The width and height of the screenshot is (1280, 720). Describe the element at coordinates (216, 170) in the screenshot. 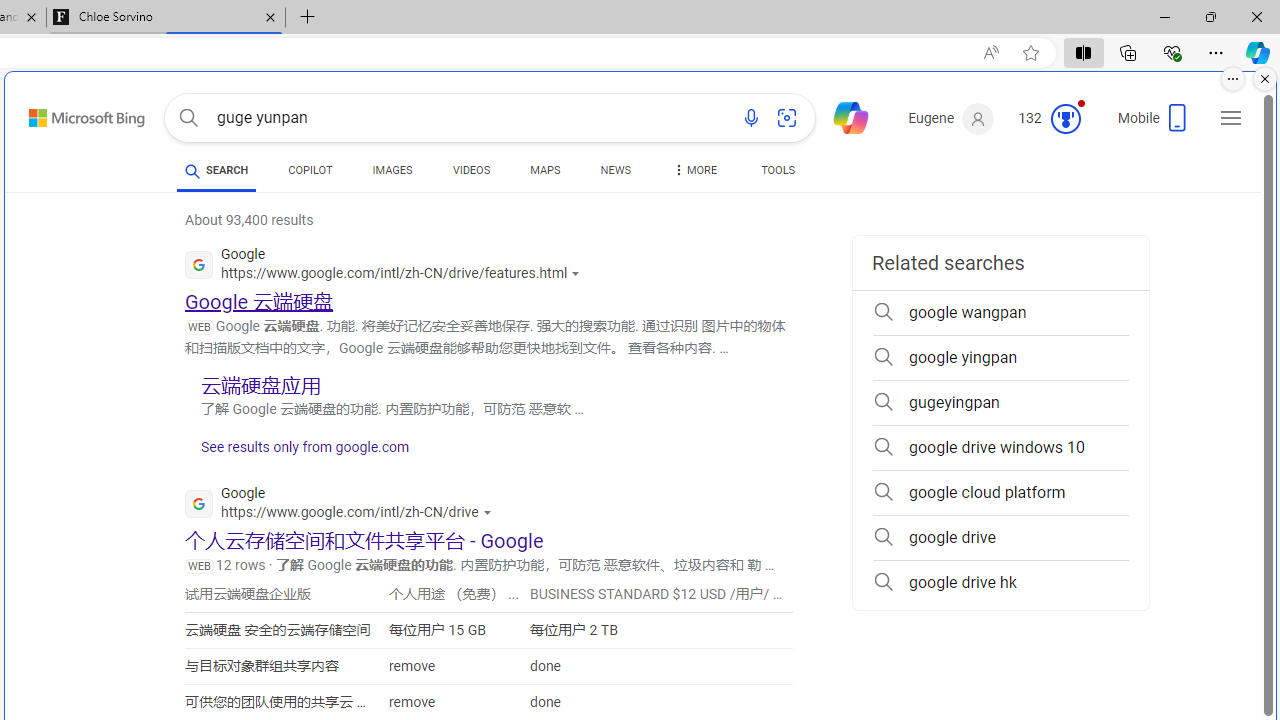

I see `'SEARCH'` at that location.